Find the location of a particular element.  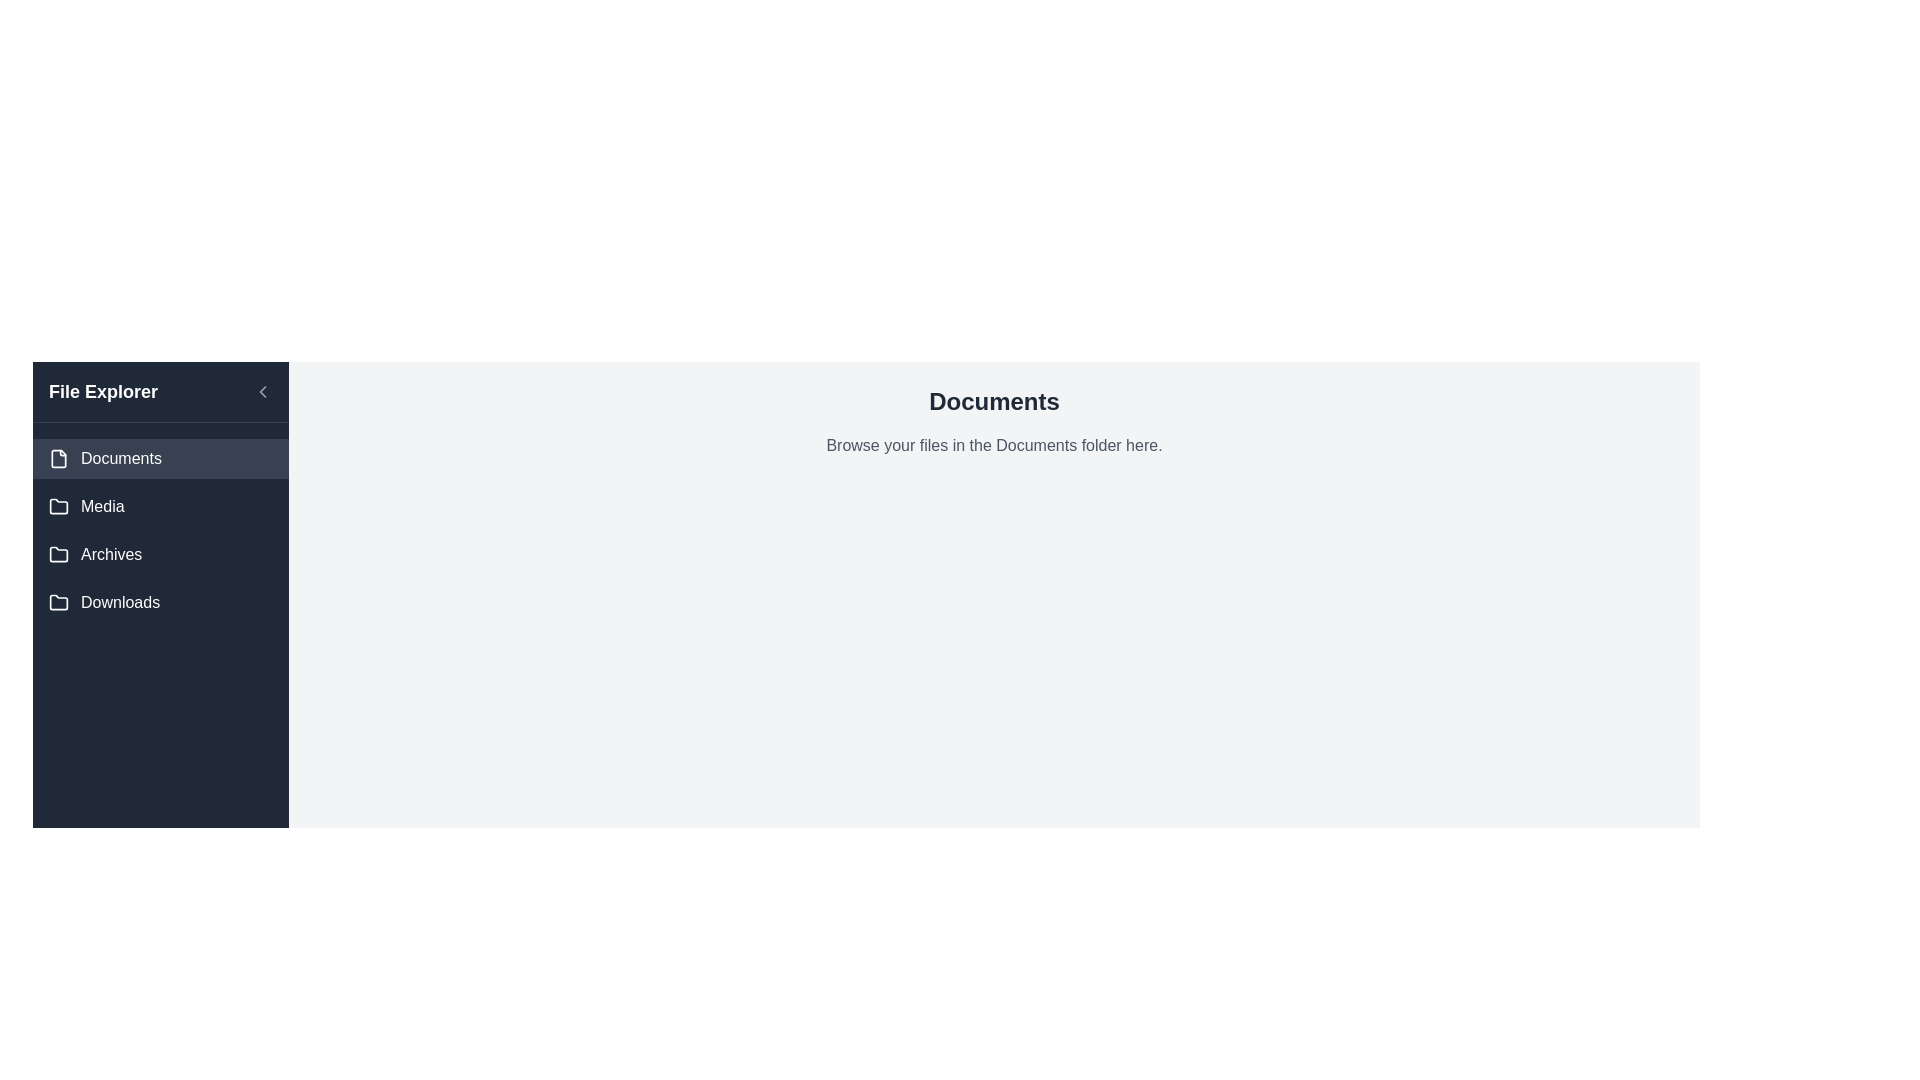

the appearance of the folder icon located to the left of the 'Media' text in the 'File Explorer' menu is located at coordinates (58, 505).